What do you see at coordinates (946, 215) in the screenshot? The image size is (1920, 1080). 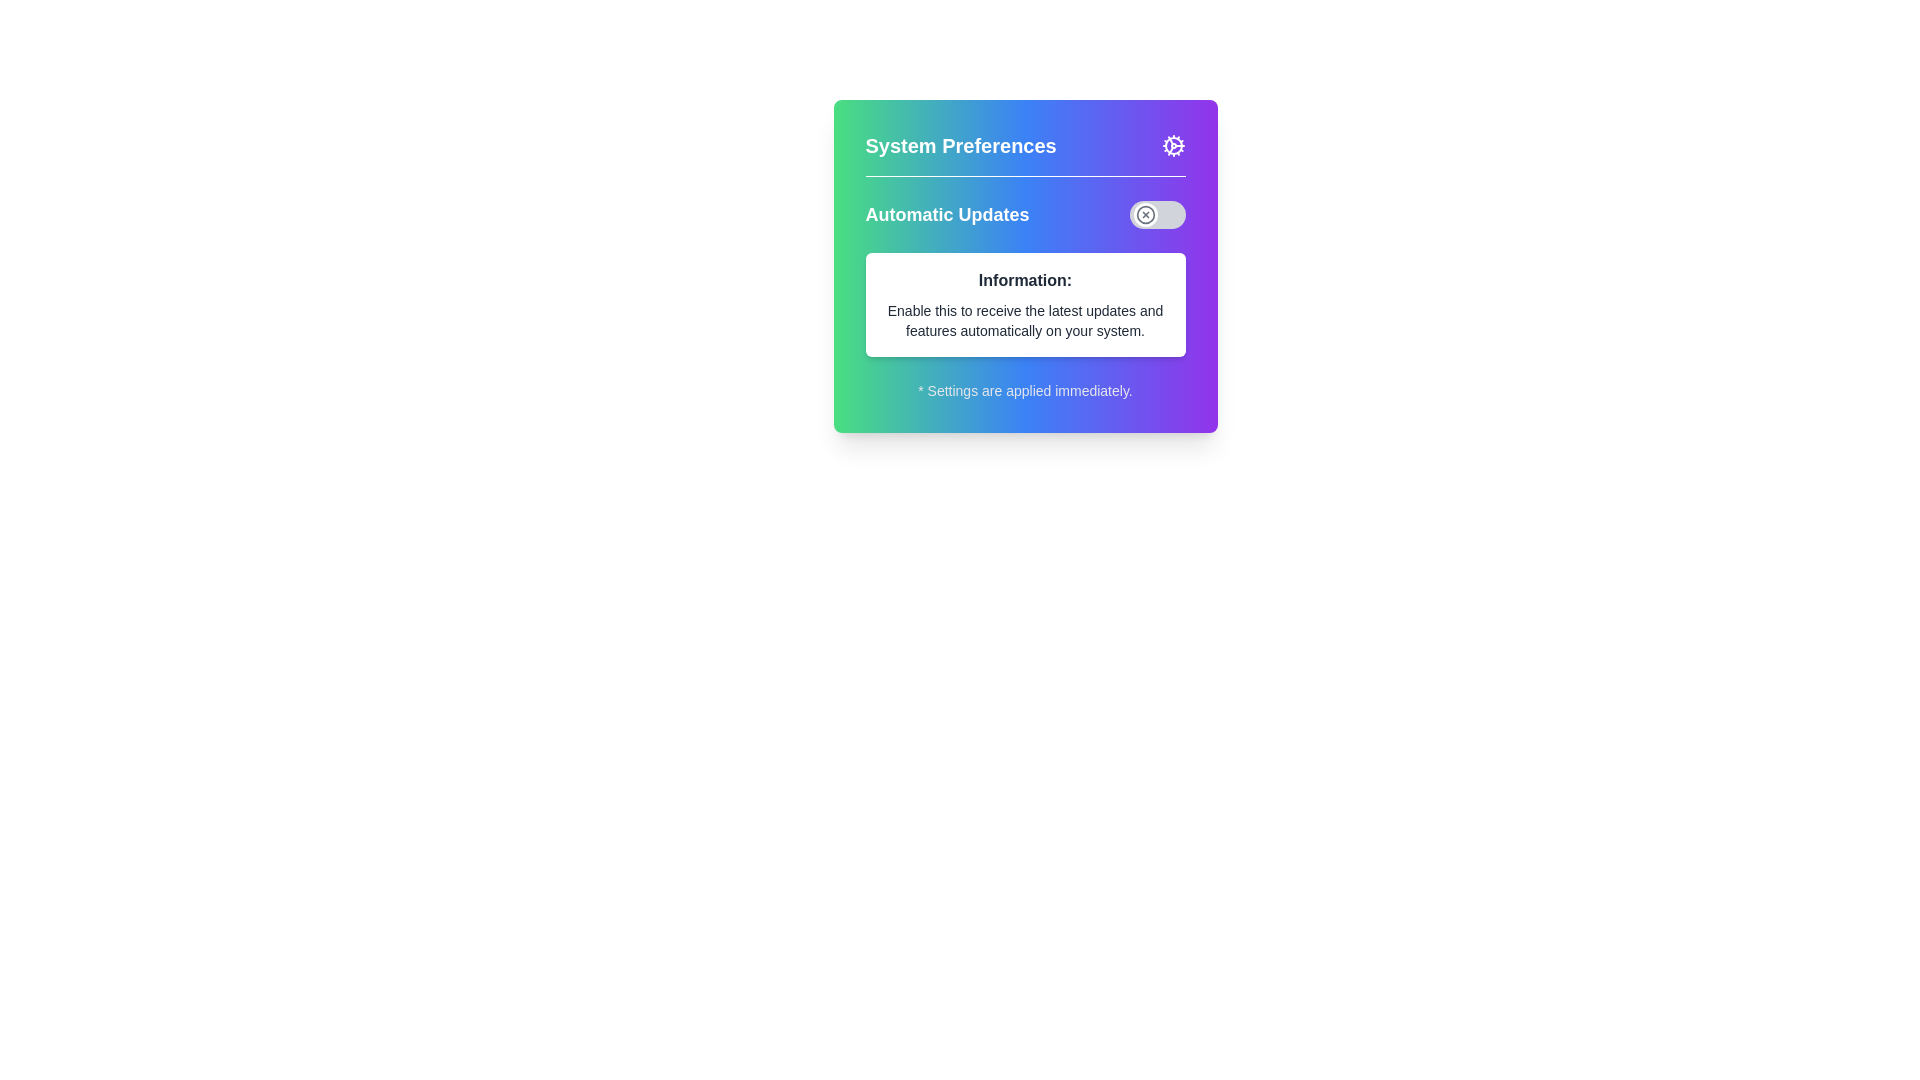 I see `the text label displaying 'Automatic Updates' in bold white font on a gradient background` at bounding box center [946, 215].